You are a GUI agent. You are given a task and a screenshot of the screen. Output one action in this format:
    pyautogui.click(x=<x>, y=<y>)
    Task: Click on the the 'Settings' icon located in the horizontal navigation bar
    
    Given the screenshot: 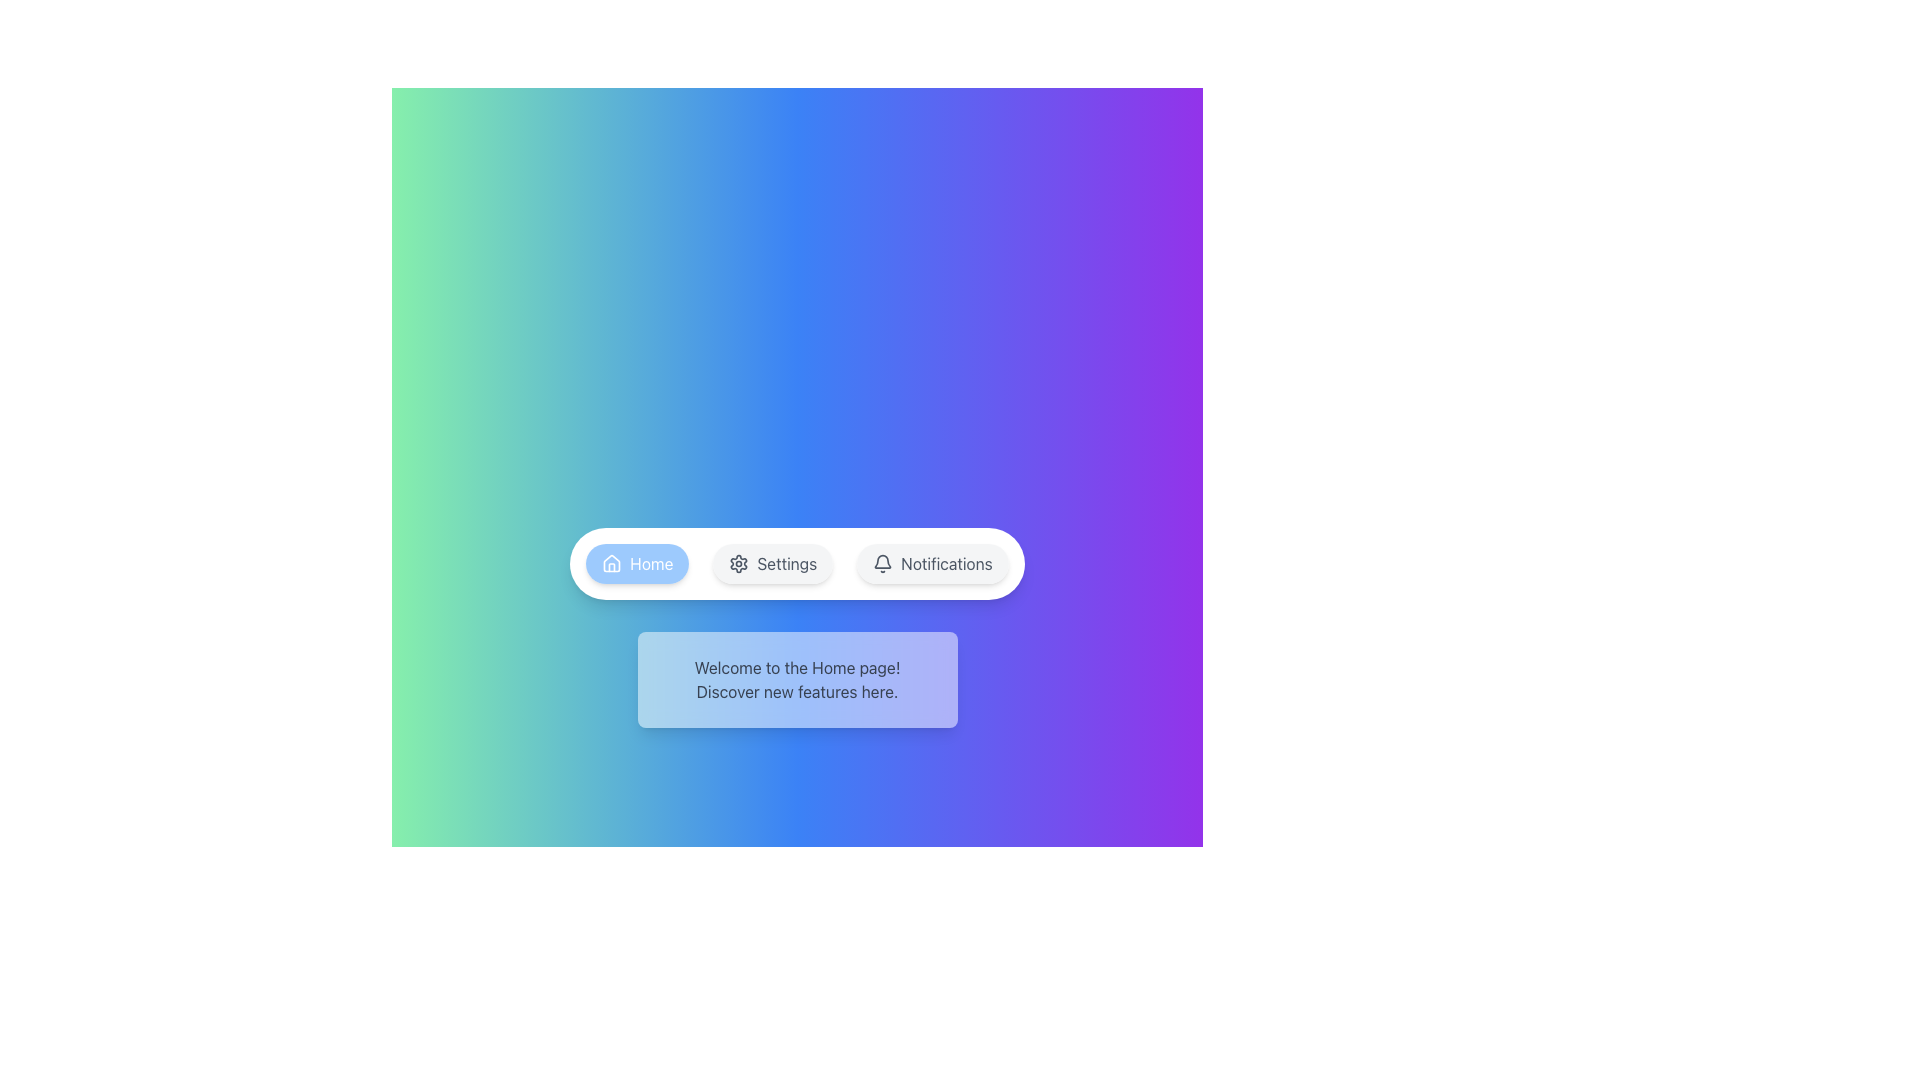 What is the action you would take?
    pyautogui.click(x=738, y=563)
    